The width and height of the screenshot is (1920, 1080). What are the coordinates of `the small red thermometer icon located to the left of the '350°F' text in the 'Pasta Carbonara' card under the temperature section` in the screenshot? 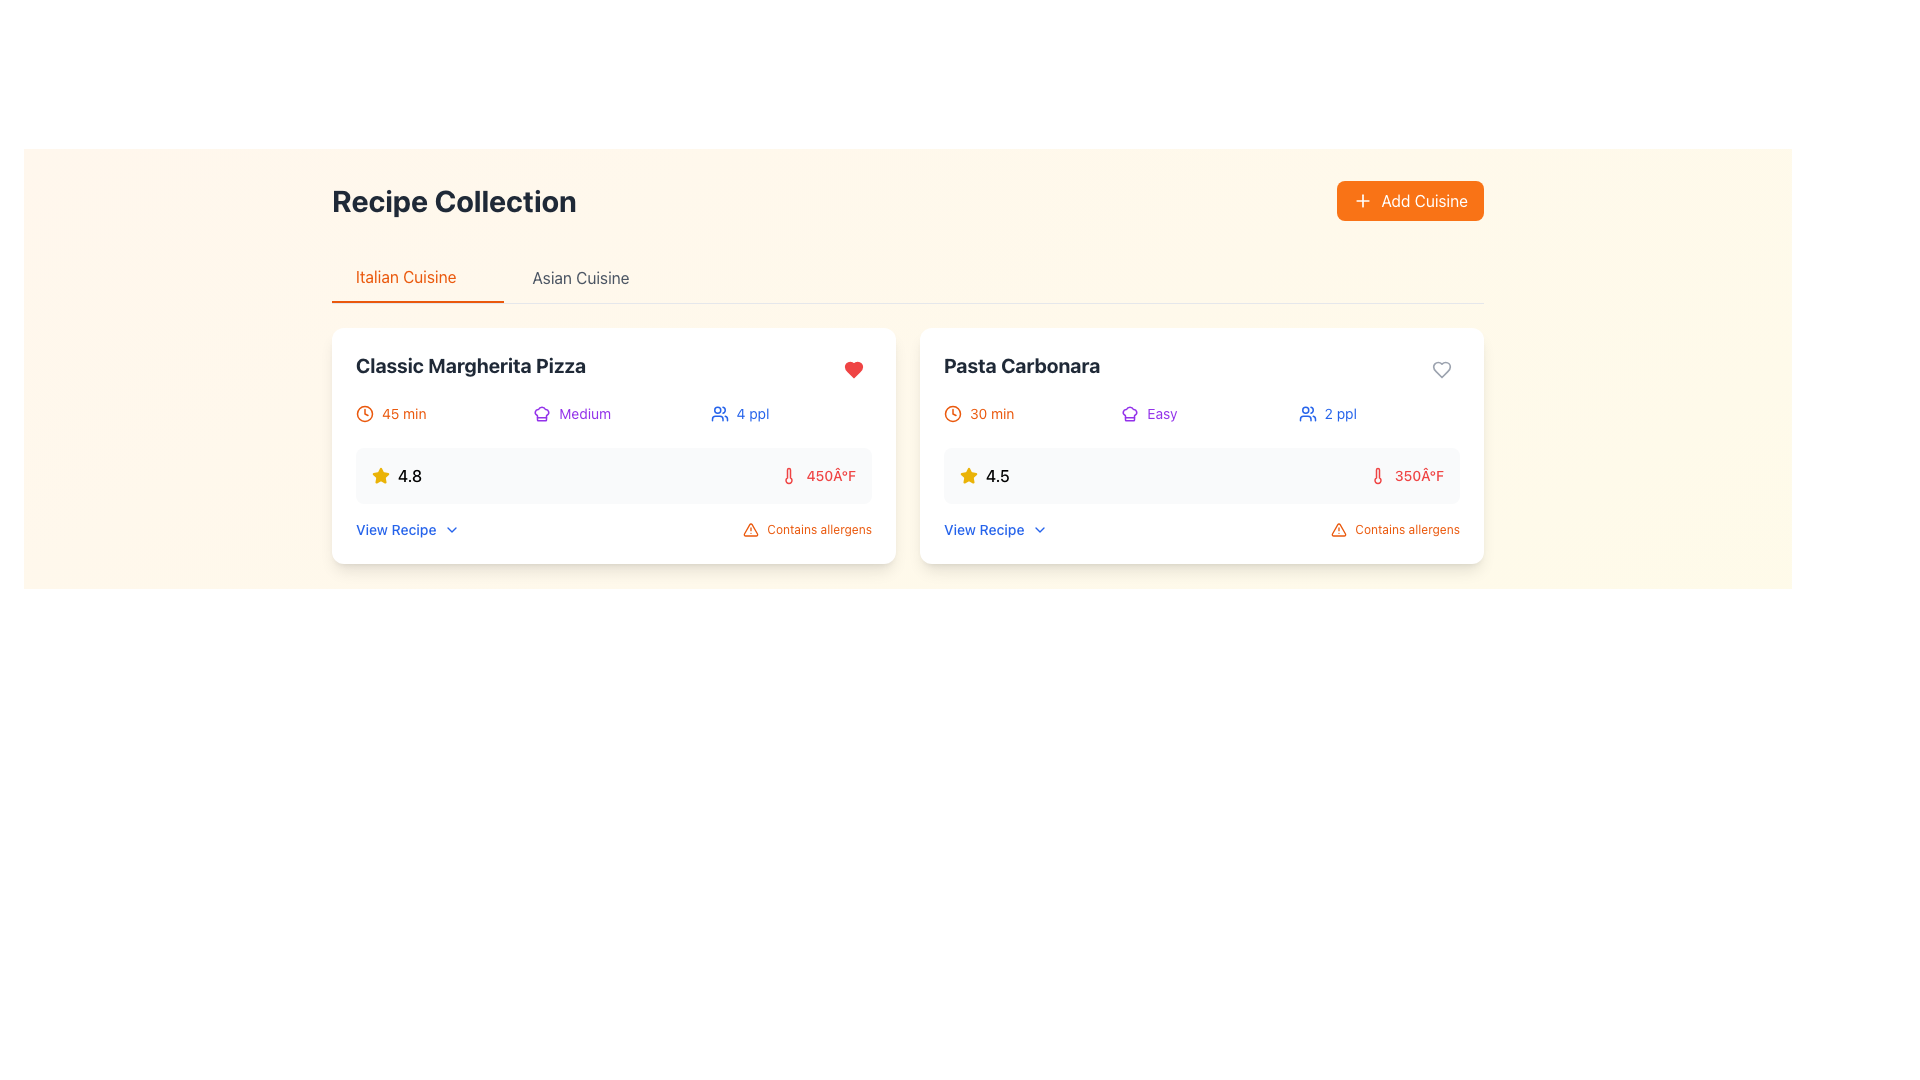 It's located at (1376, 475).